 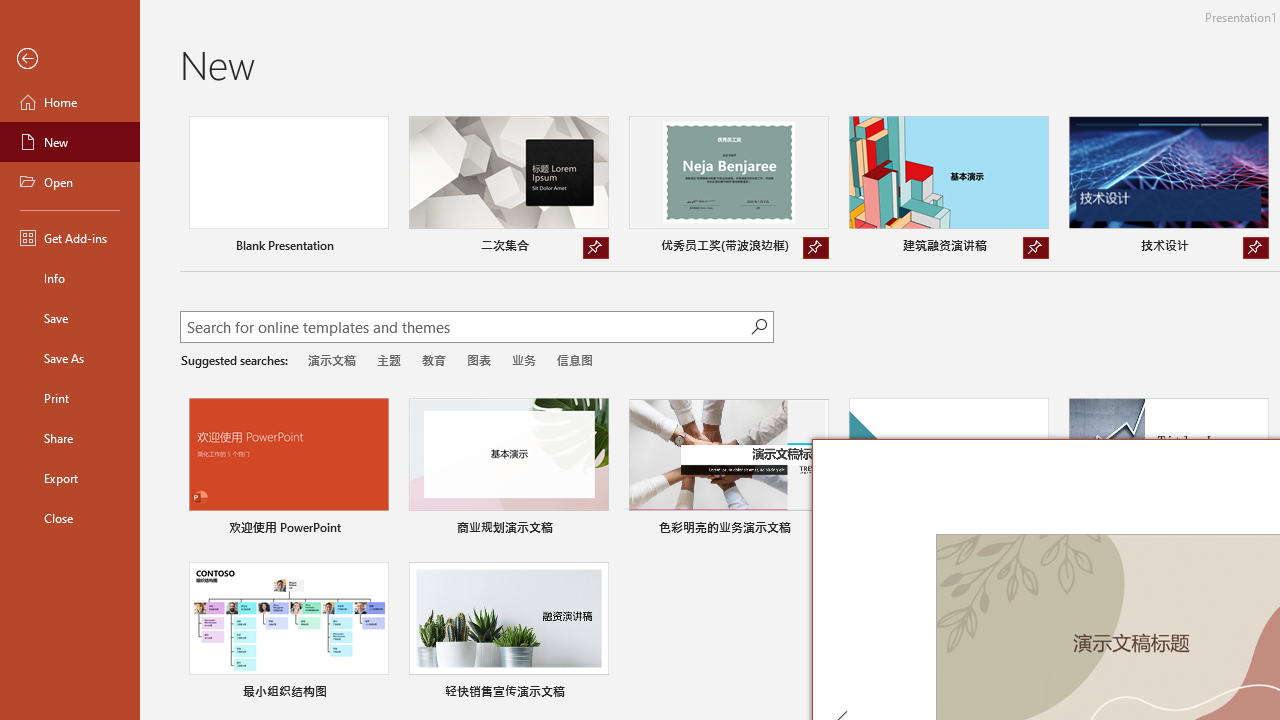 What do you see at coordinates (1254, 247) in the screenshot?
I see `'Unpin from list'` at bounding box center [1254, 247].